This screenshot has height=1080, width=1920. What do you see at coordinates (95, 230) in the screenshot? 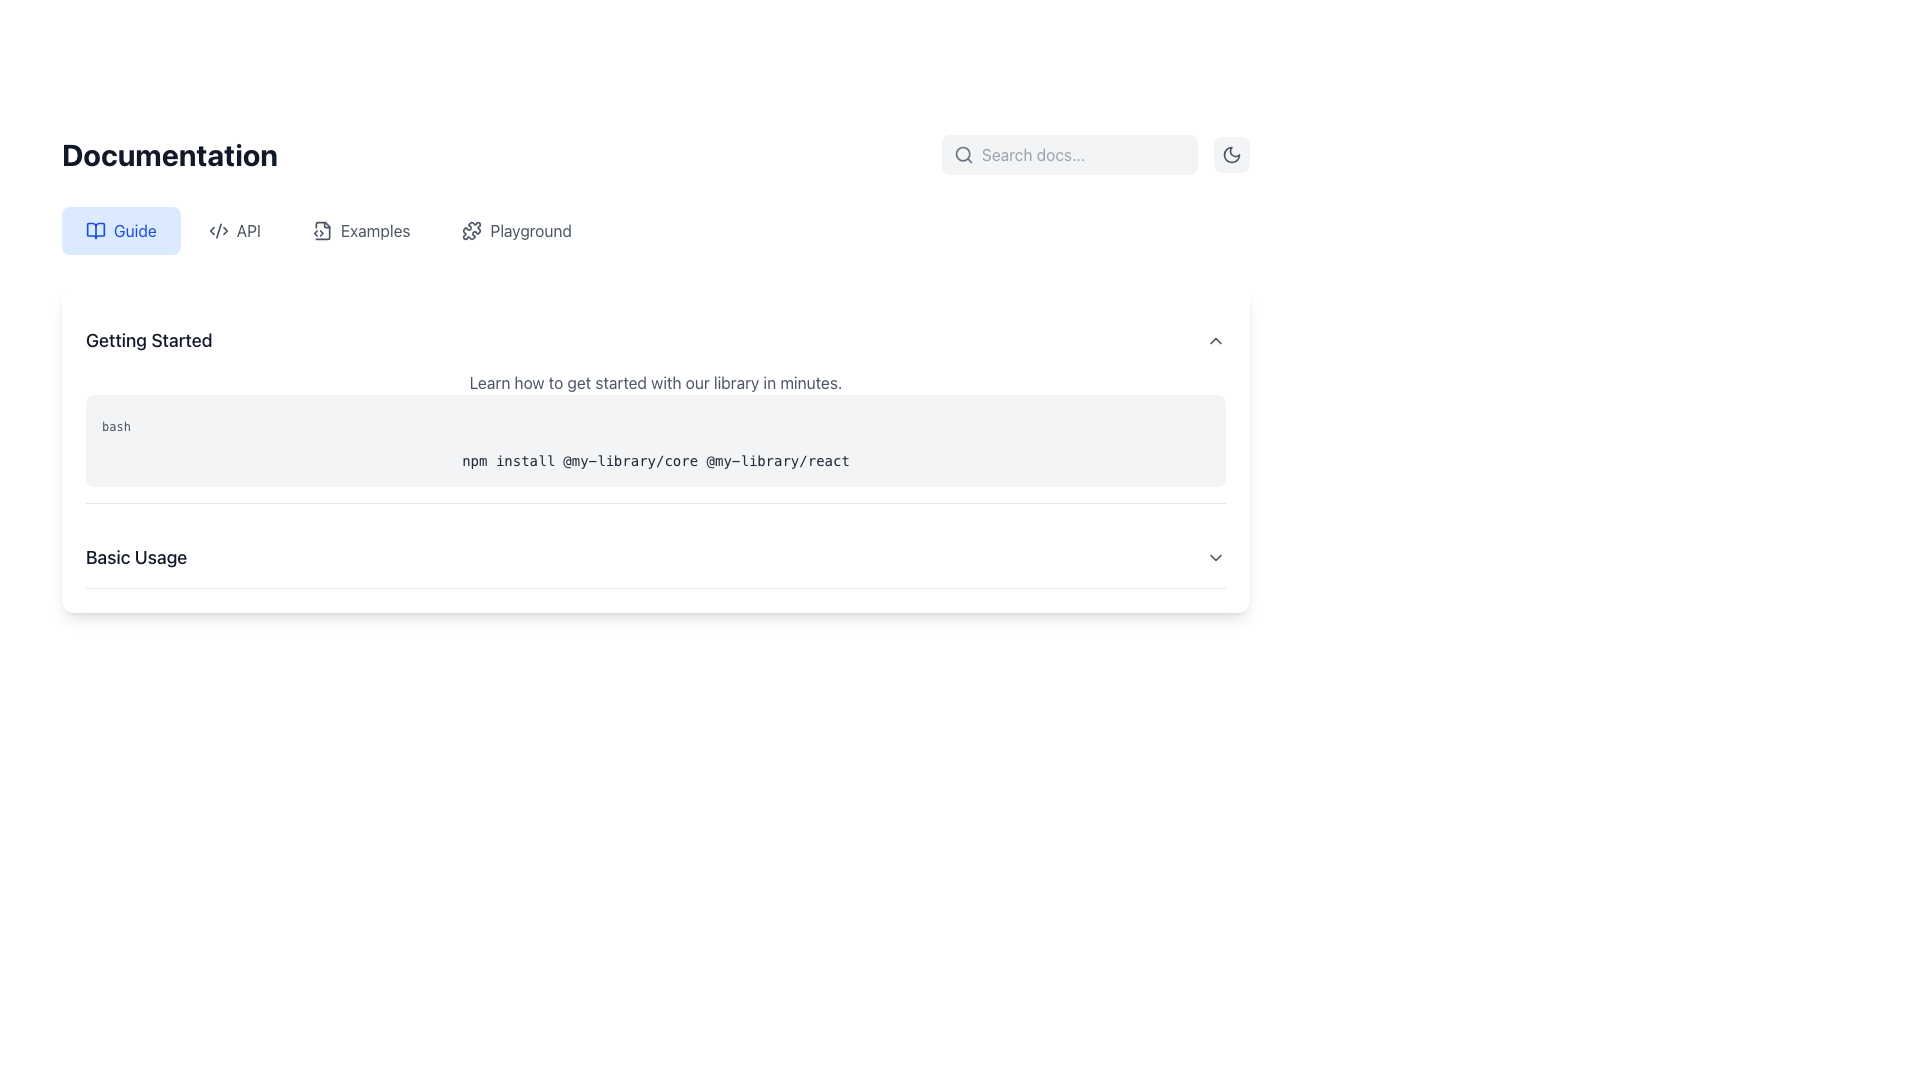
I see `the Decorative SVG icon component resembling an open book, located in the top-left corner of the interface` at bounding box center [95, 230].